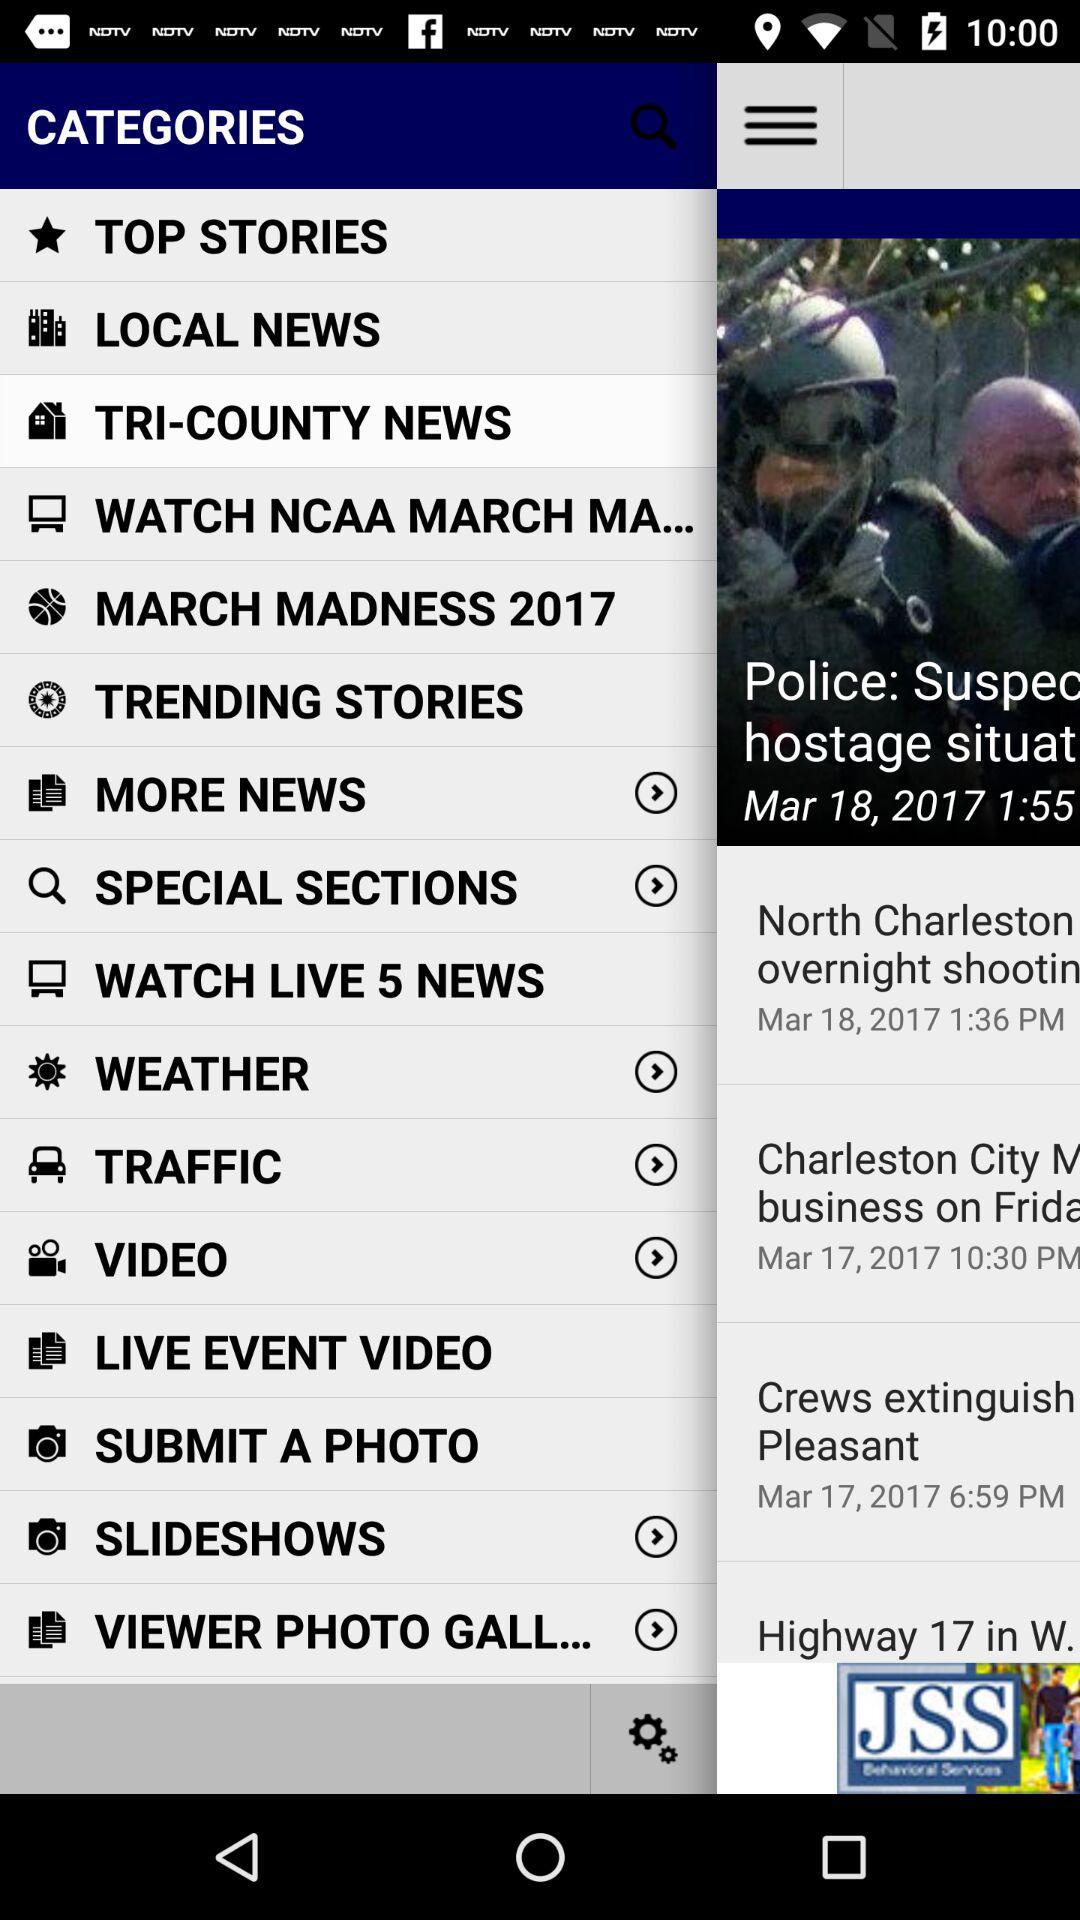 This screenshot has width=1080, height=1920. What do you see at coordinates (654, 124) in the screenshot?
I see `the search icon` at bounding box center [654, 124].